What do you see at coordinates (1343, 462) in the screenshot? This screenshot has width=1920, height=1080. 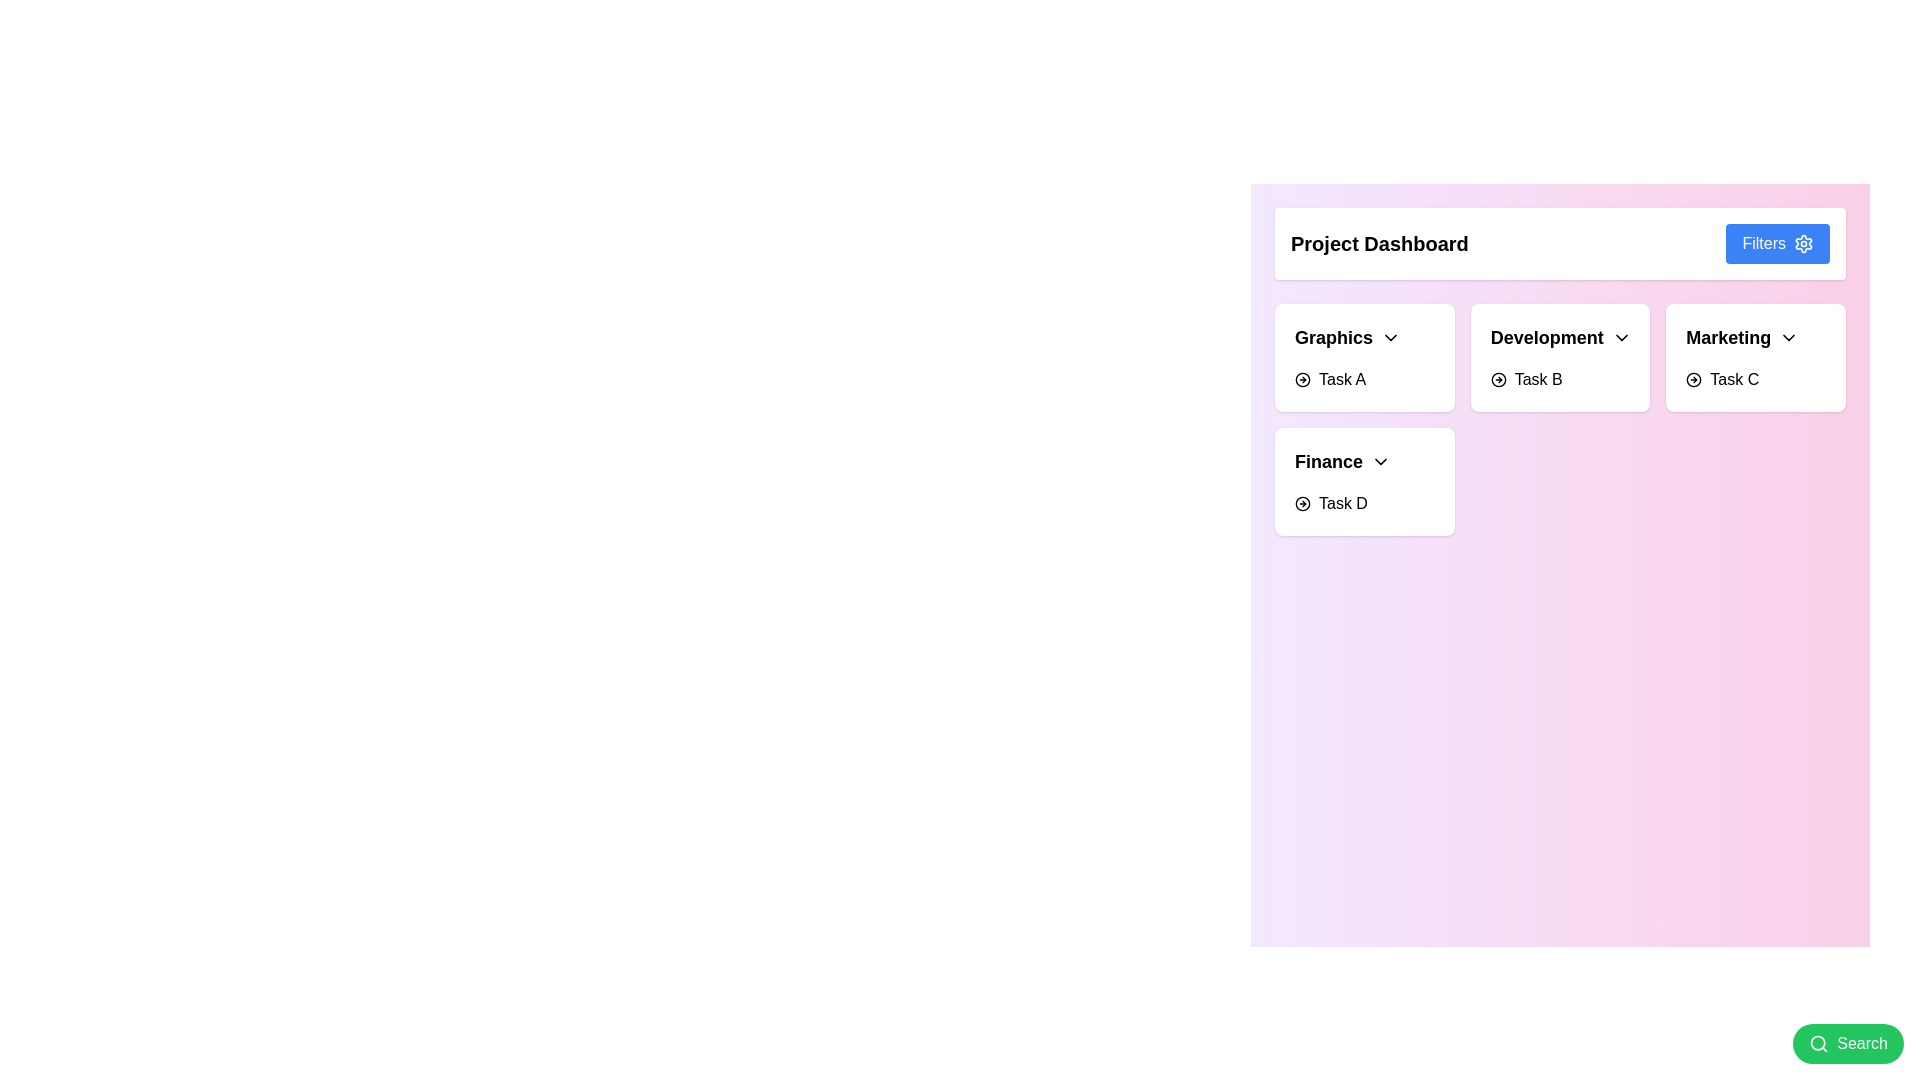 I see `the Finance dropdown menu label` at bounding box center [1343, 462].